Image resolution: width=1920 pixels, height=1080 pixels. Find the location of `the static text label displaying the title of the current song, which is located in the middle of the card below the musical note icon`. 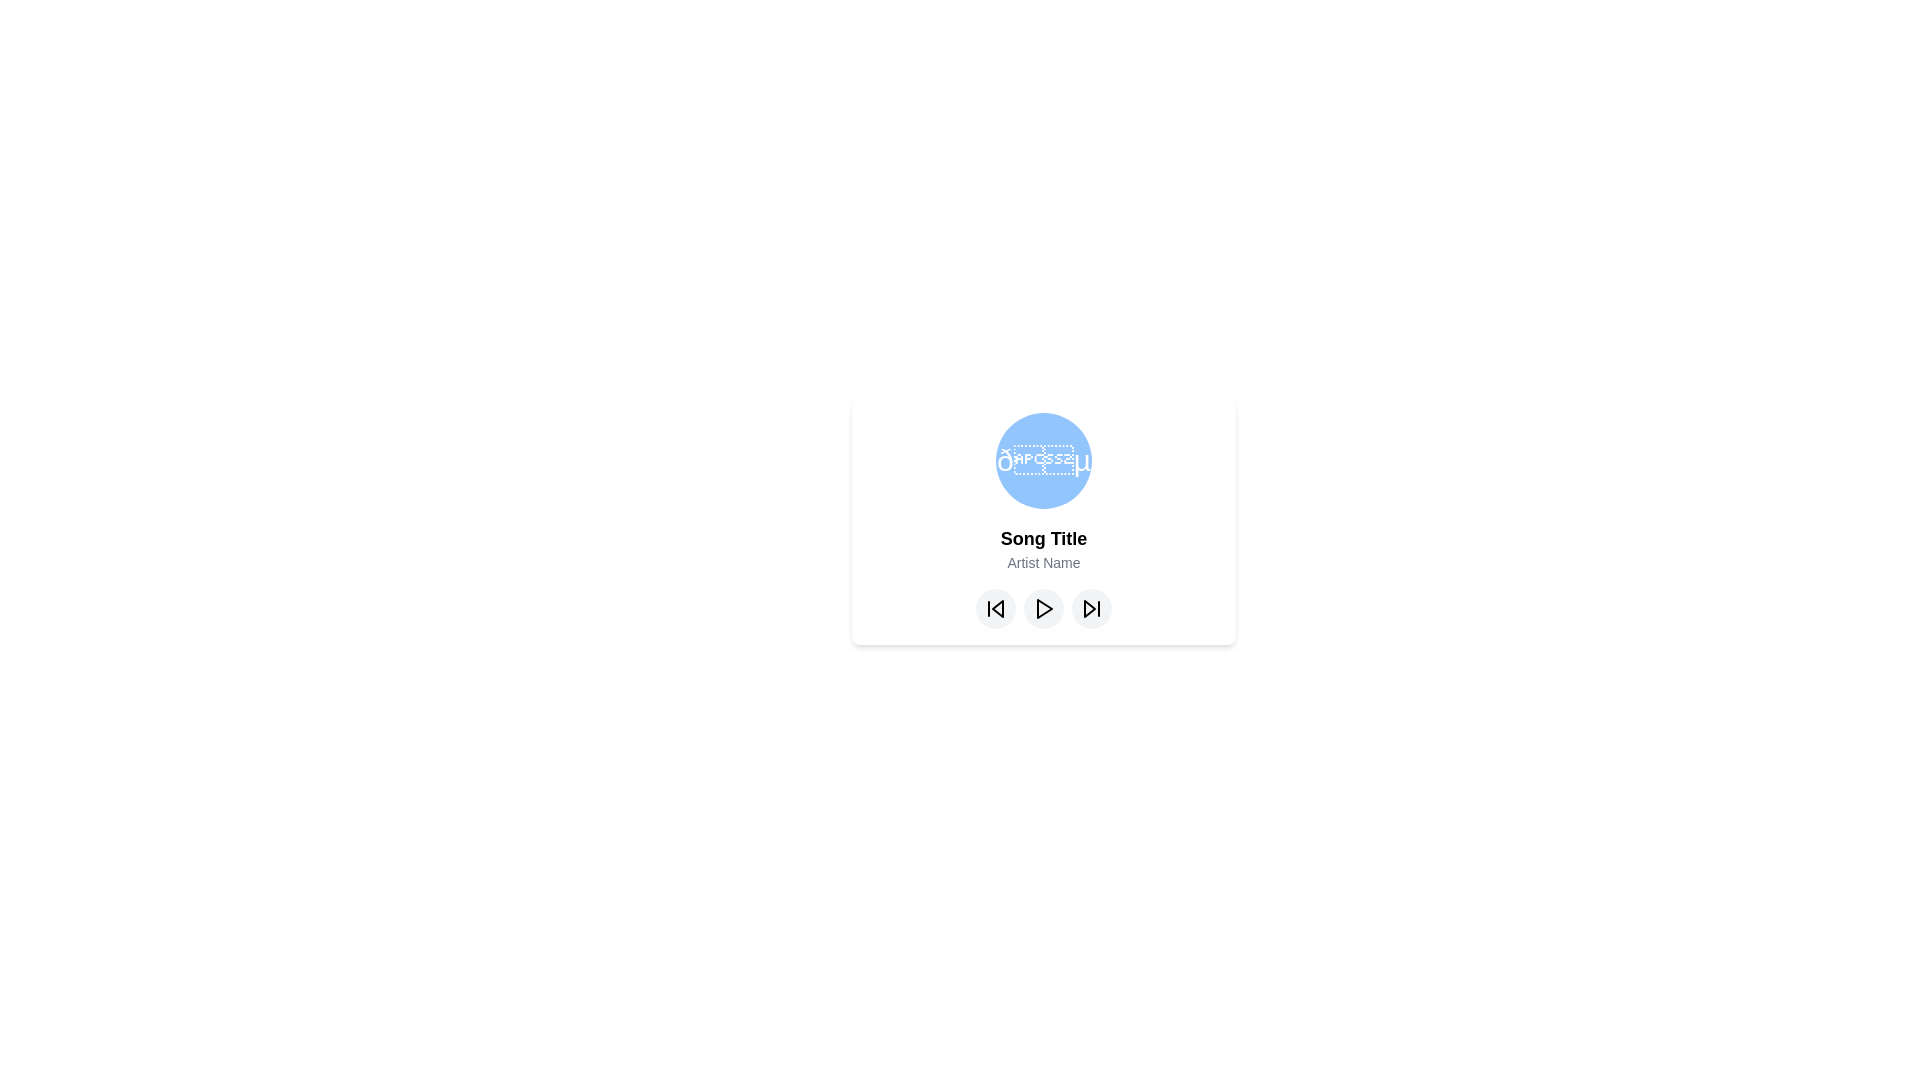

the static text label displaying the title of the current song, which is located in the middle of the card below the musical note icon is located at coordinates (1042, 538).